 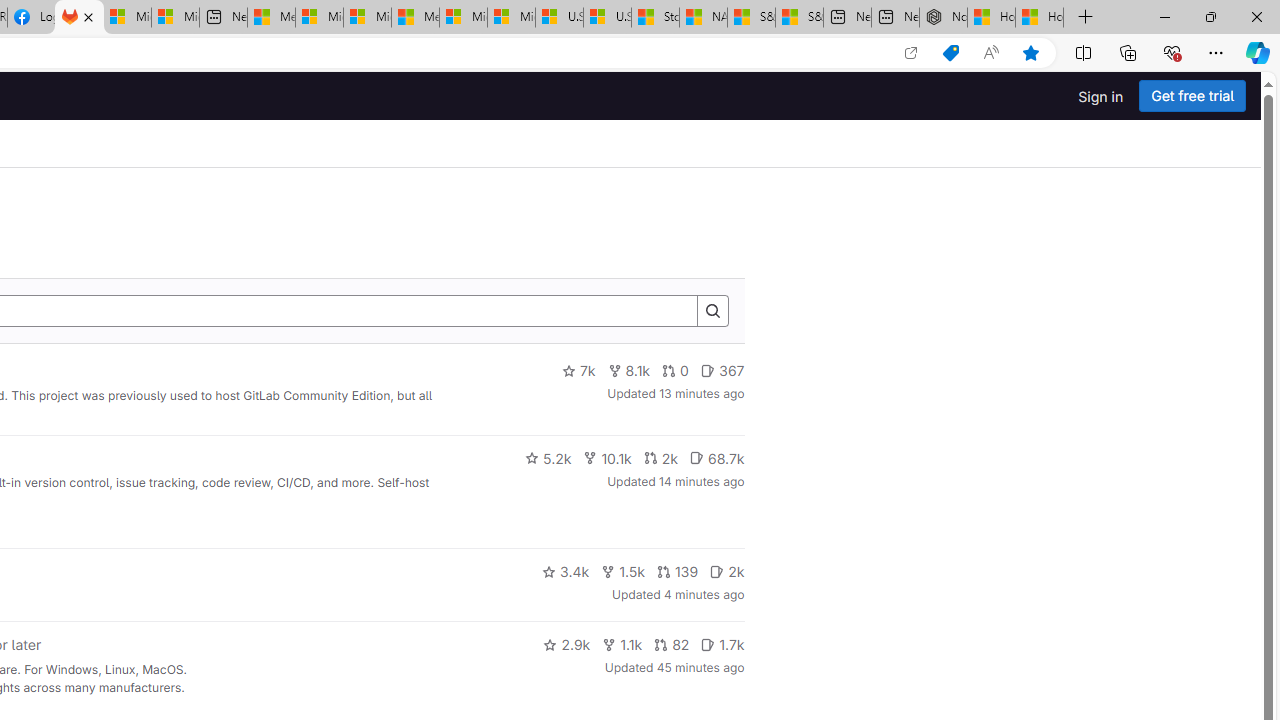 I want to click on '7k', so click(x=577, y=371).